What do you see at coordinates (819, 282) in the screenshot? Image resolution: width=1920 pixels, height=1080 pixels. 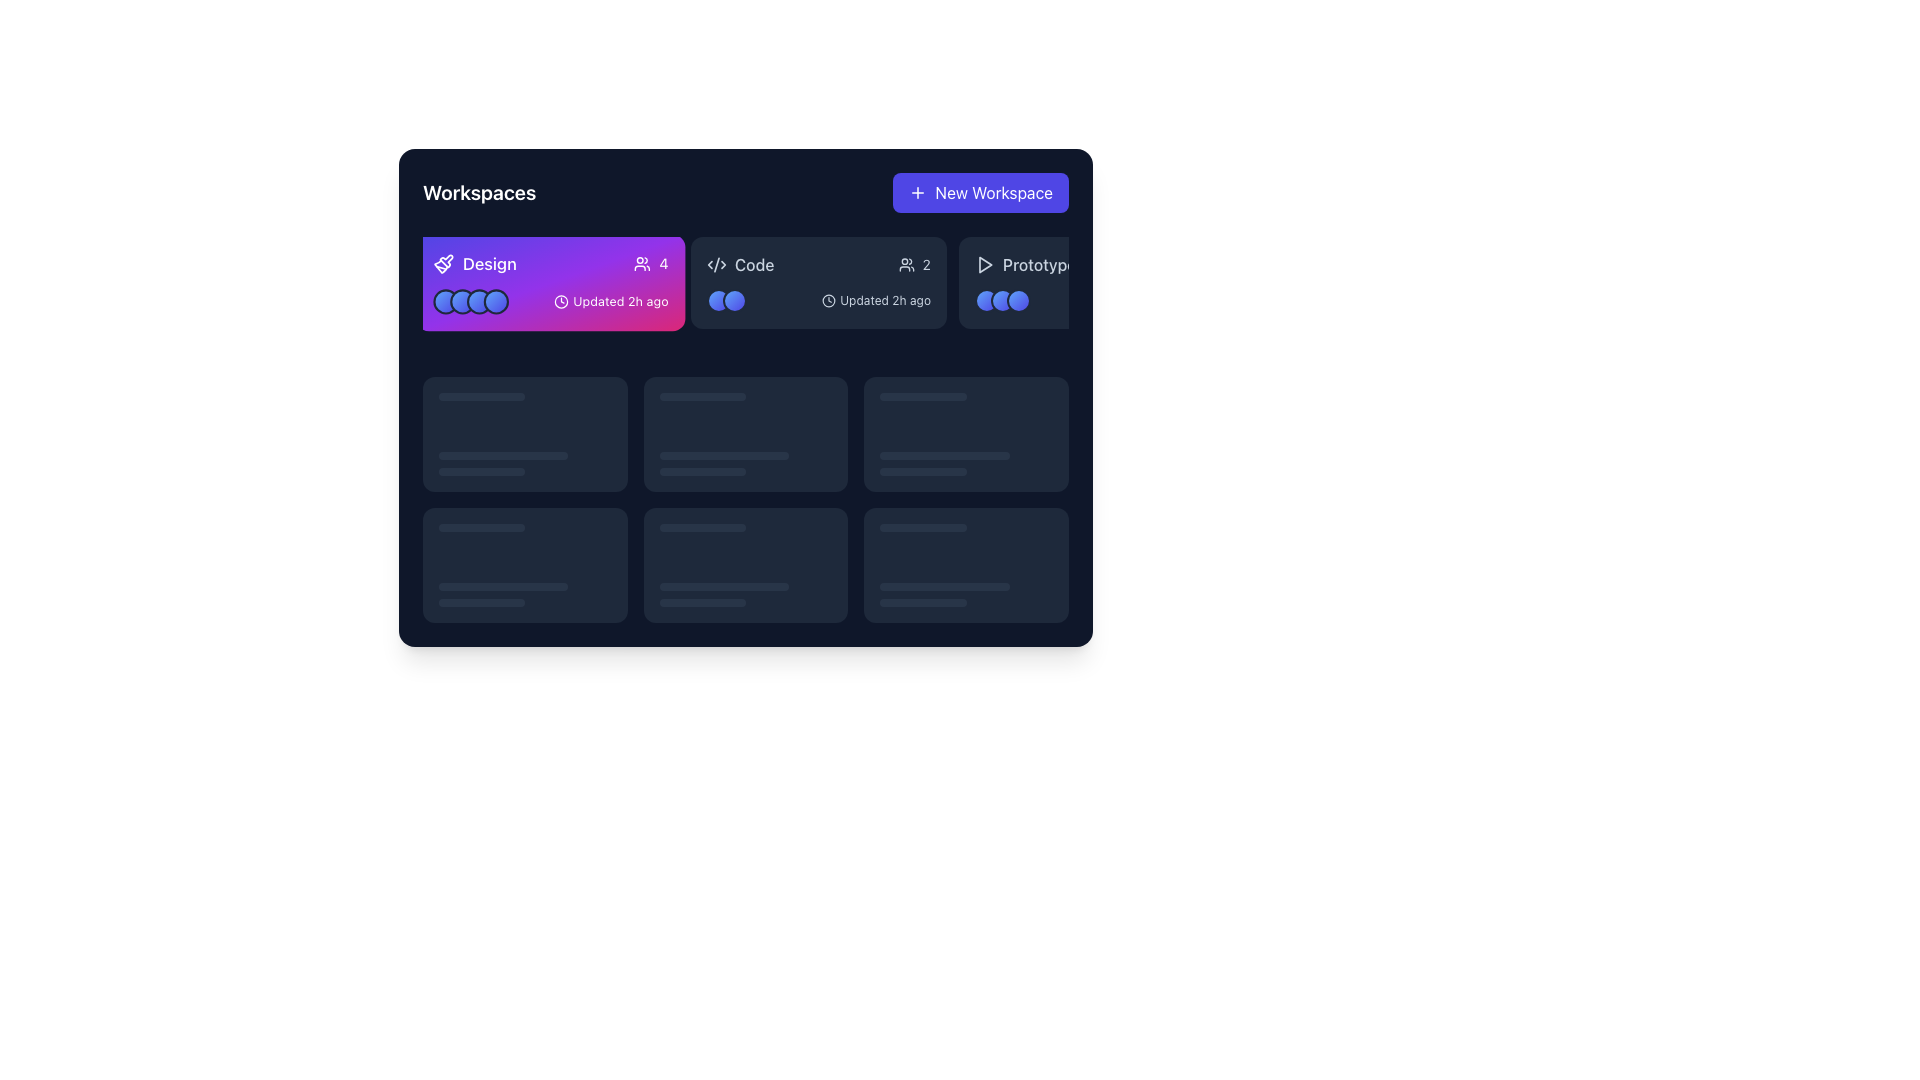 I see `the 'Code' informational card` at bounding box center [819, 282].